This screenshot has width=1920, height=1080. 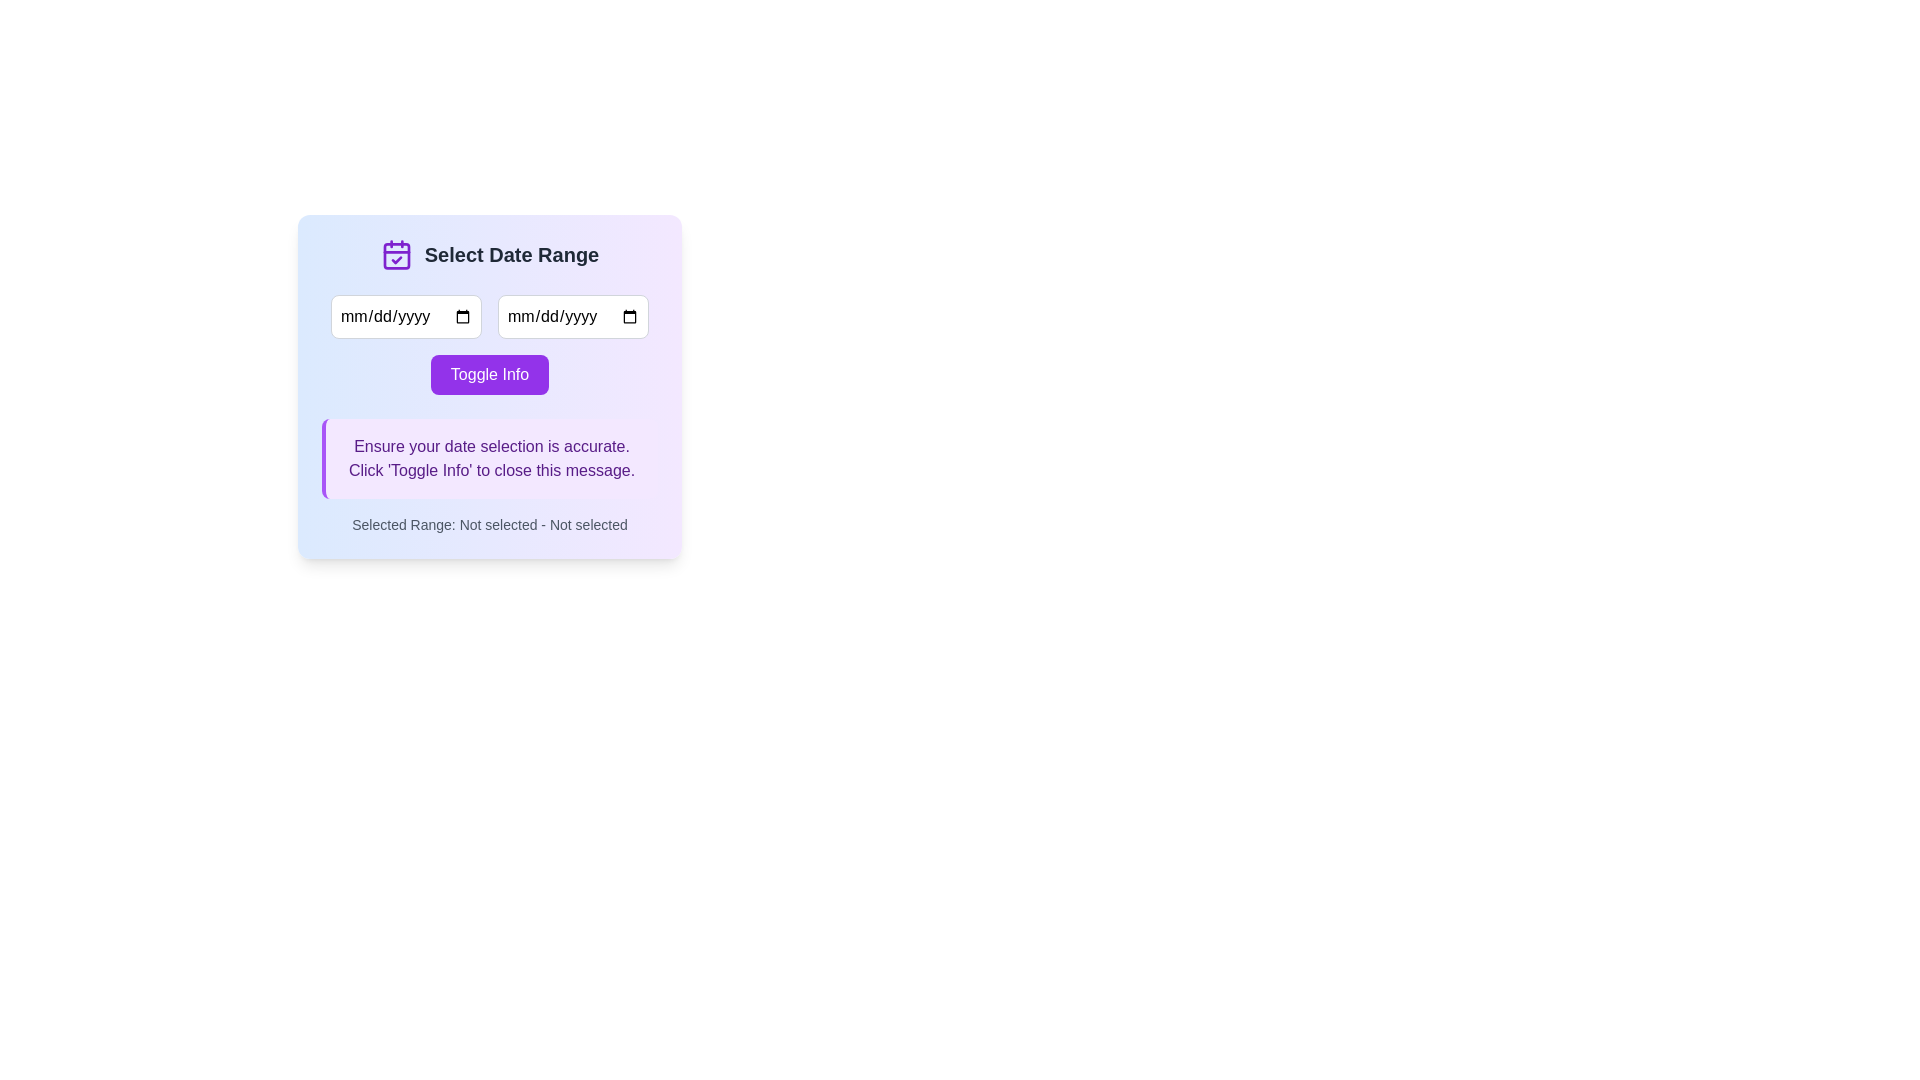 What do you see at coordinates (489, 459) in the screenshot?
I see `the Informational notification box, which is located below the purple 'Toggle Info' button and above the text 'Selected Range: Not selected - Not selected.'` at bounding box center [489, 459].